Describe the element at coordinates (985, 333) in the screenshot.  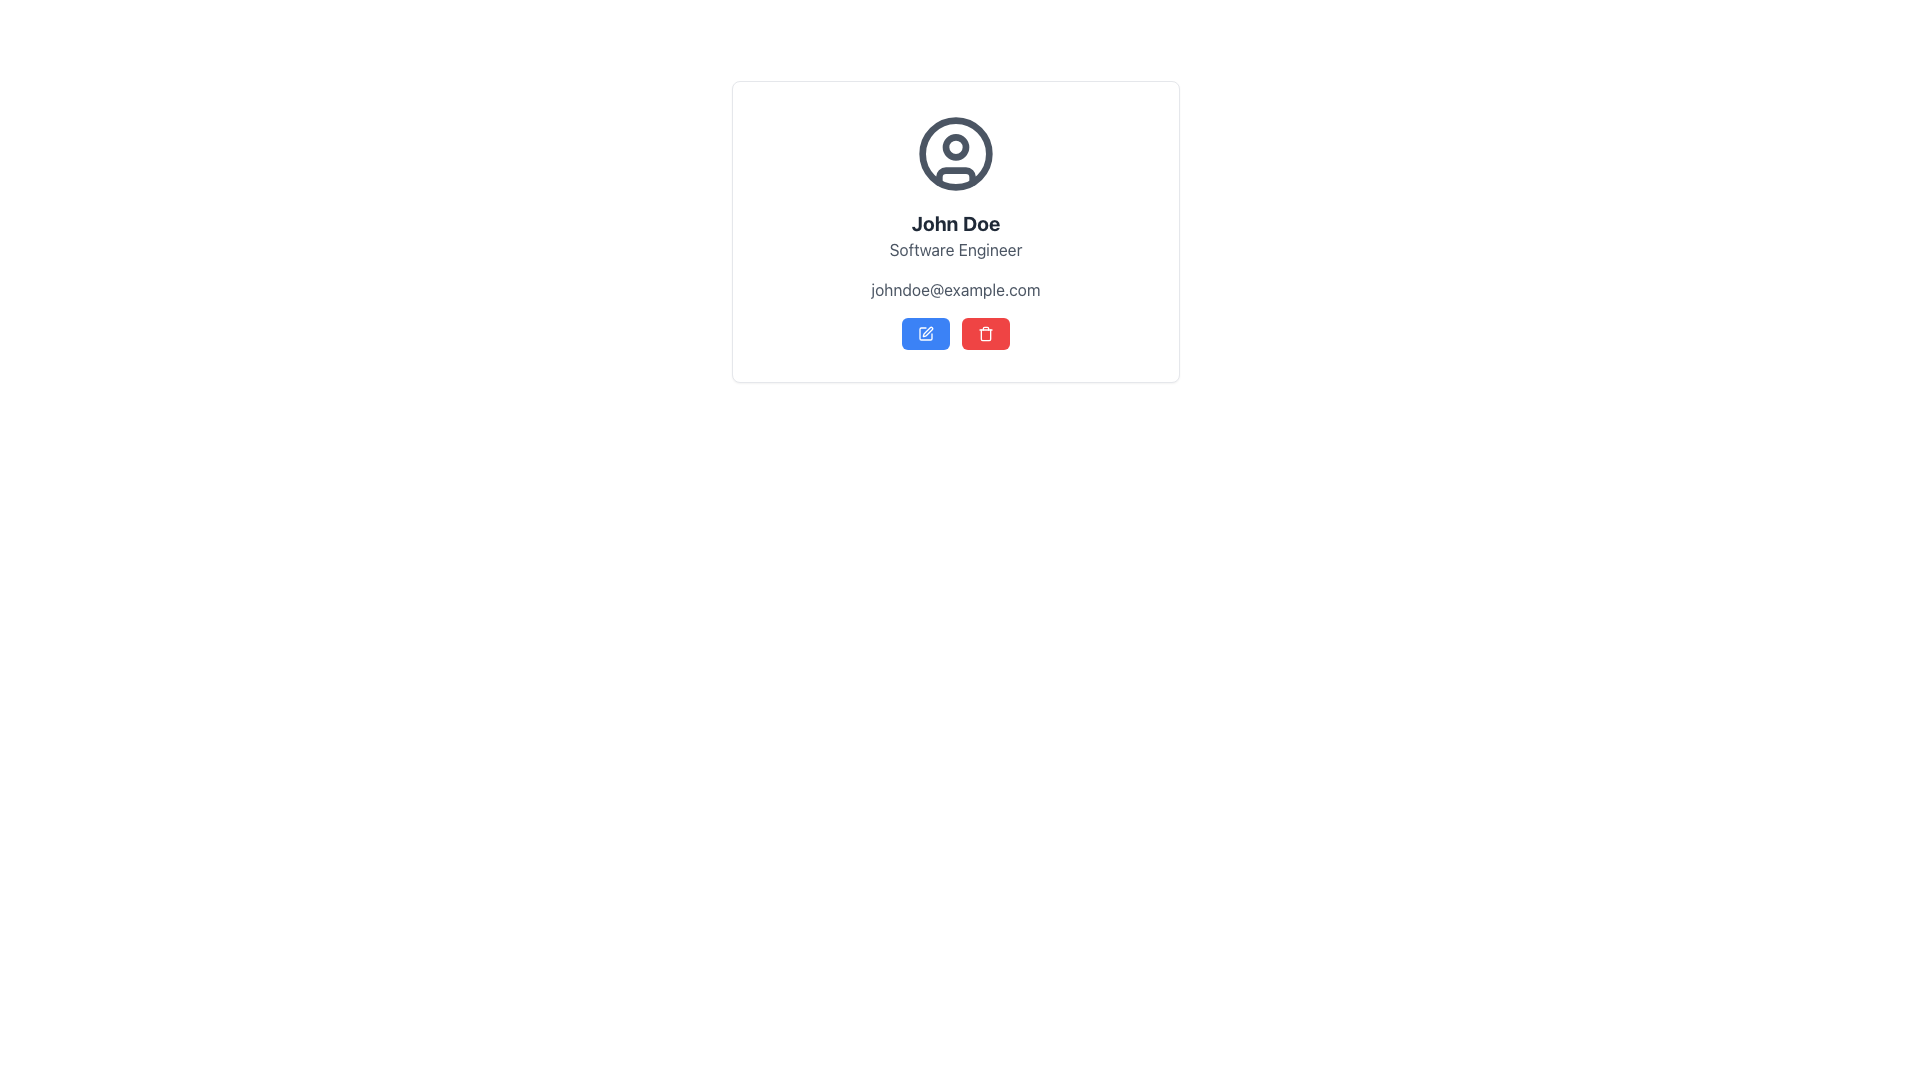
I see `the red button with a trash can icon located to the right of the blue pencil button, positioned below 'johndoe@example.com'` at that location.